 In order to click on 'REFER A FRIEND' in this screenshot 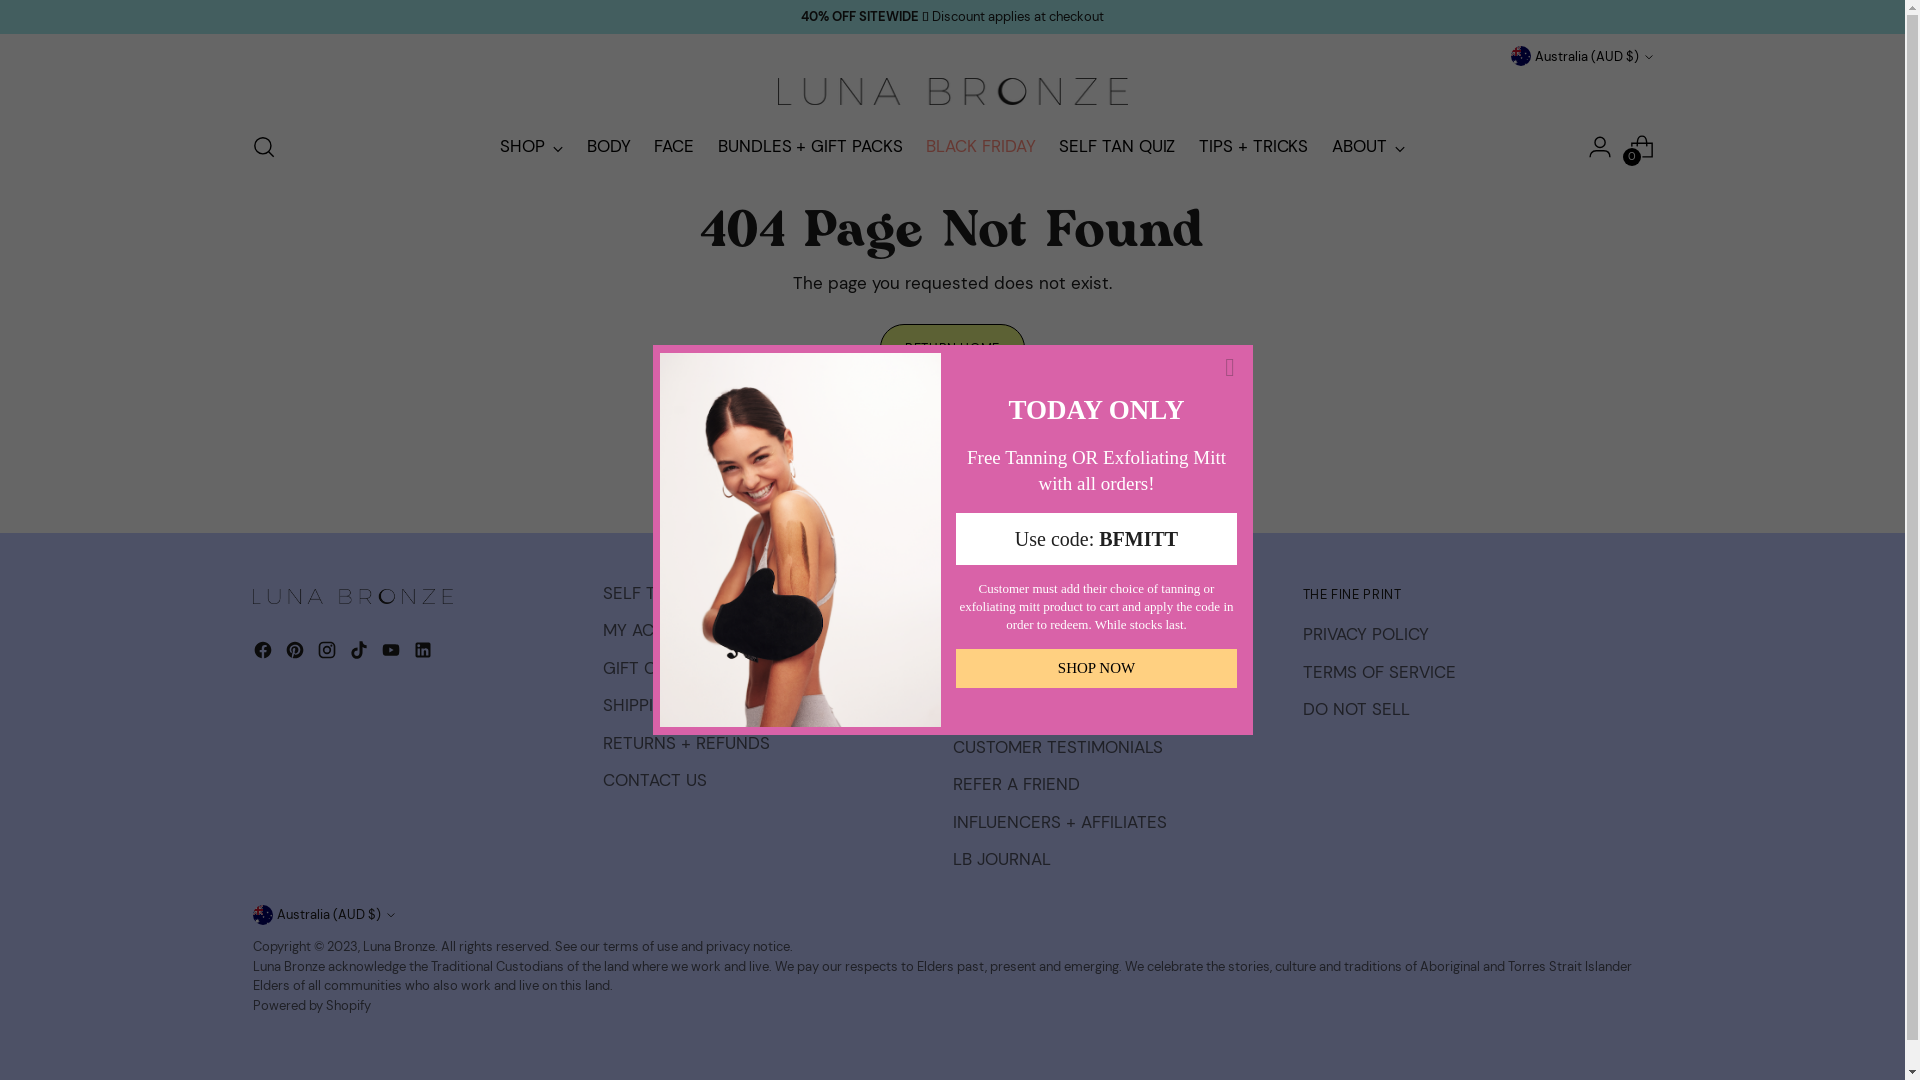, I will do `click(1015, 782)`.